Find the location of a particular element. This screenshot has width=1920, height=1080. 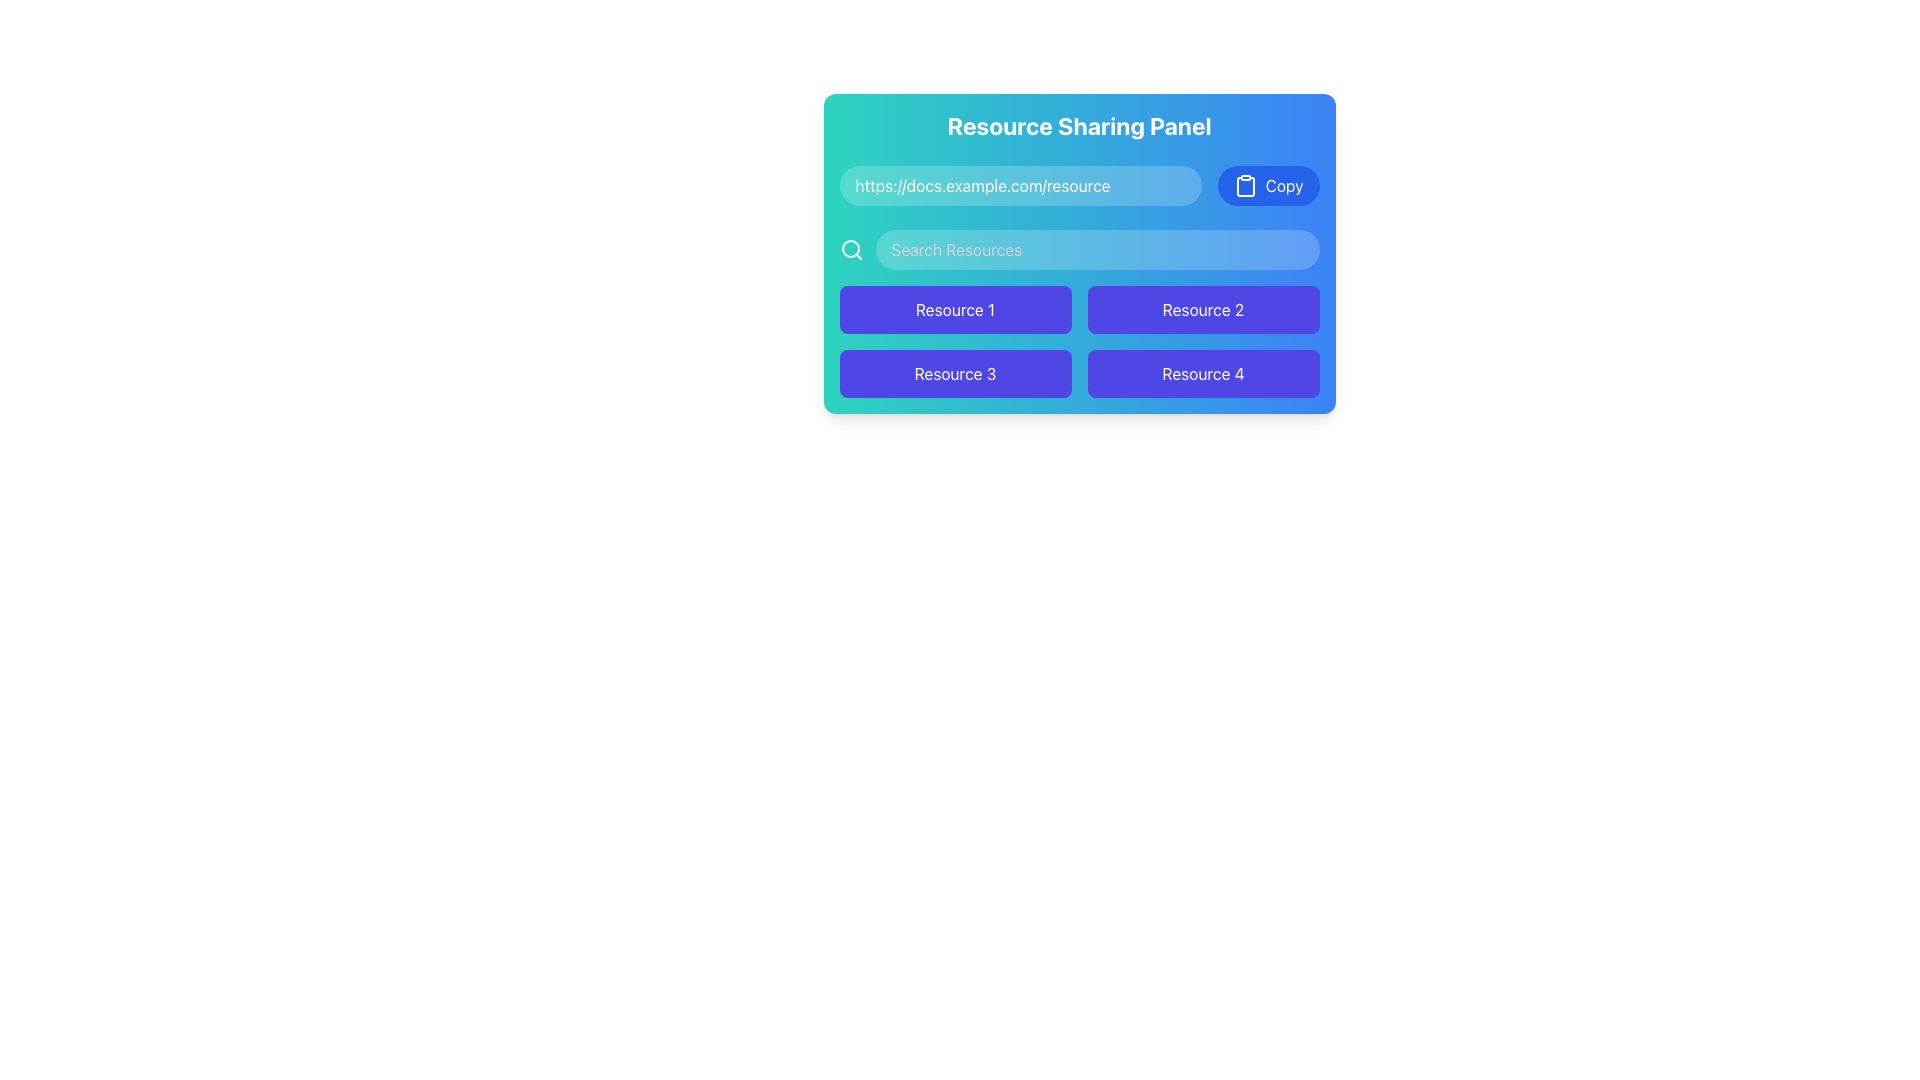

the clipboard icon located inside the blue button labeled 'Copy', positioned in the upper-right corner of the button within the 'Resource Sharing Panel' is located at coordinates (1244, 185).